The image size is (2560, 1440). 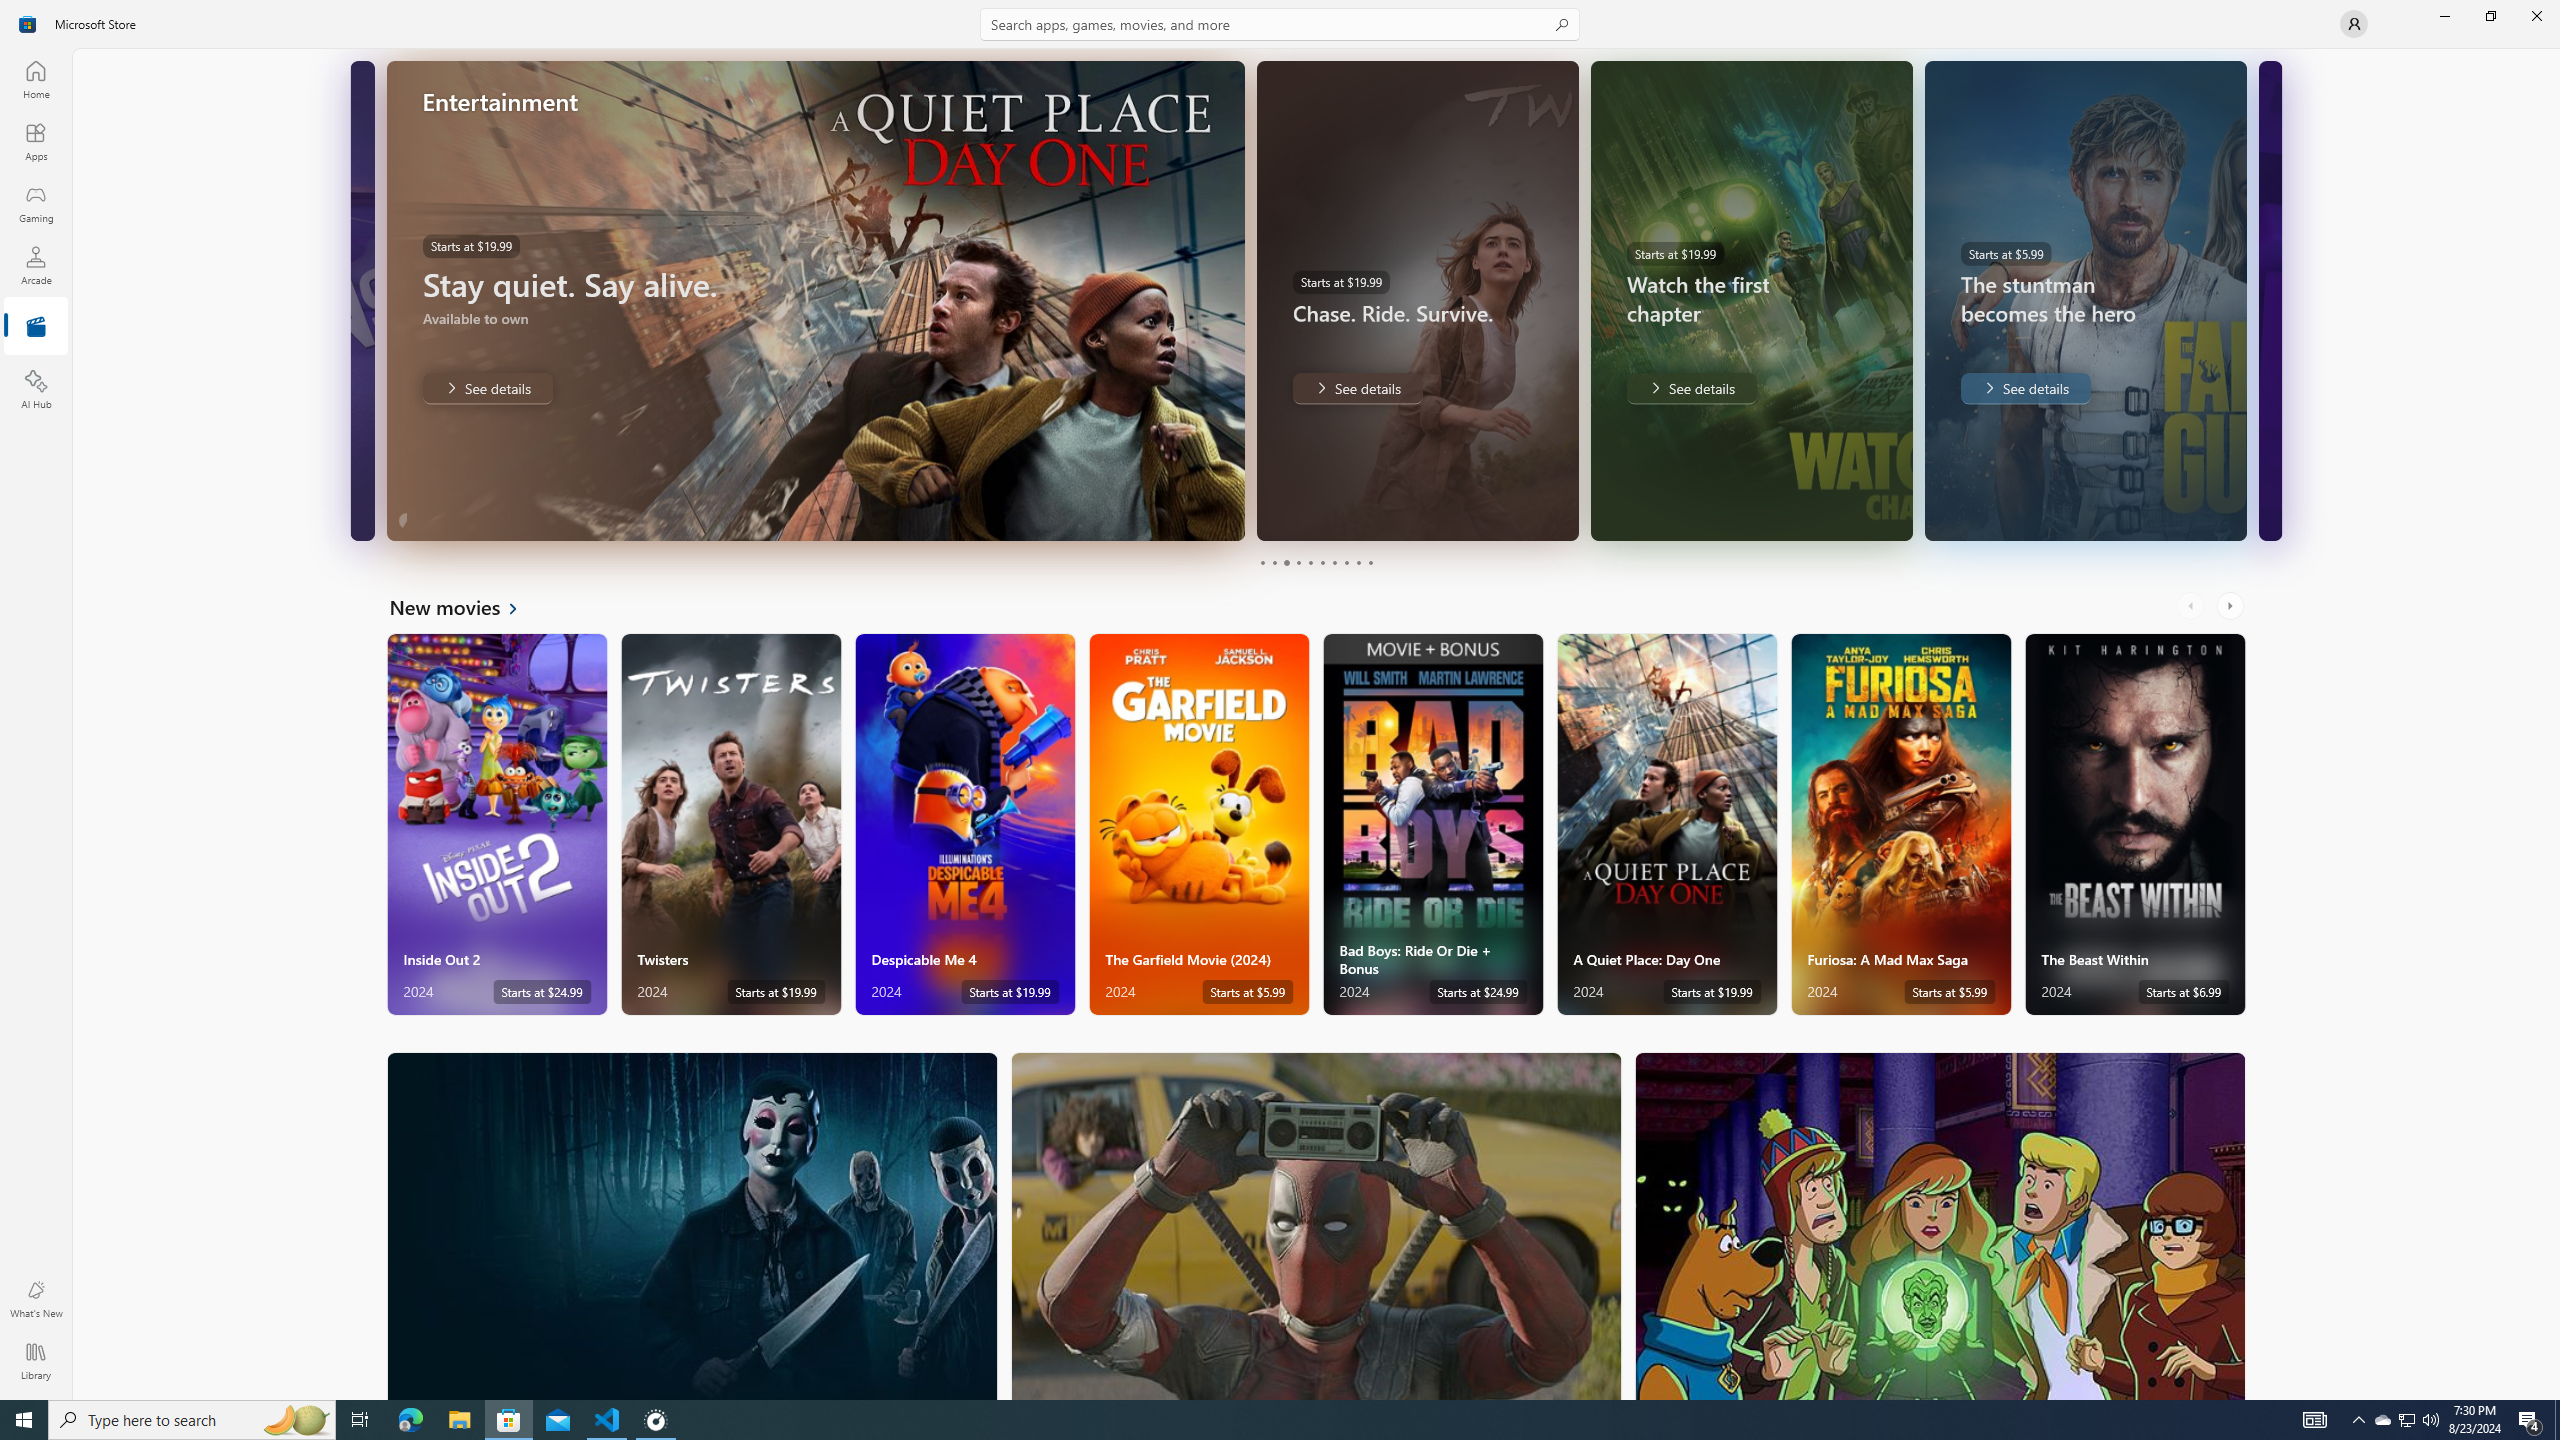 I want to click on 'Page 10', so click(x=1369, y=562).